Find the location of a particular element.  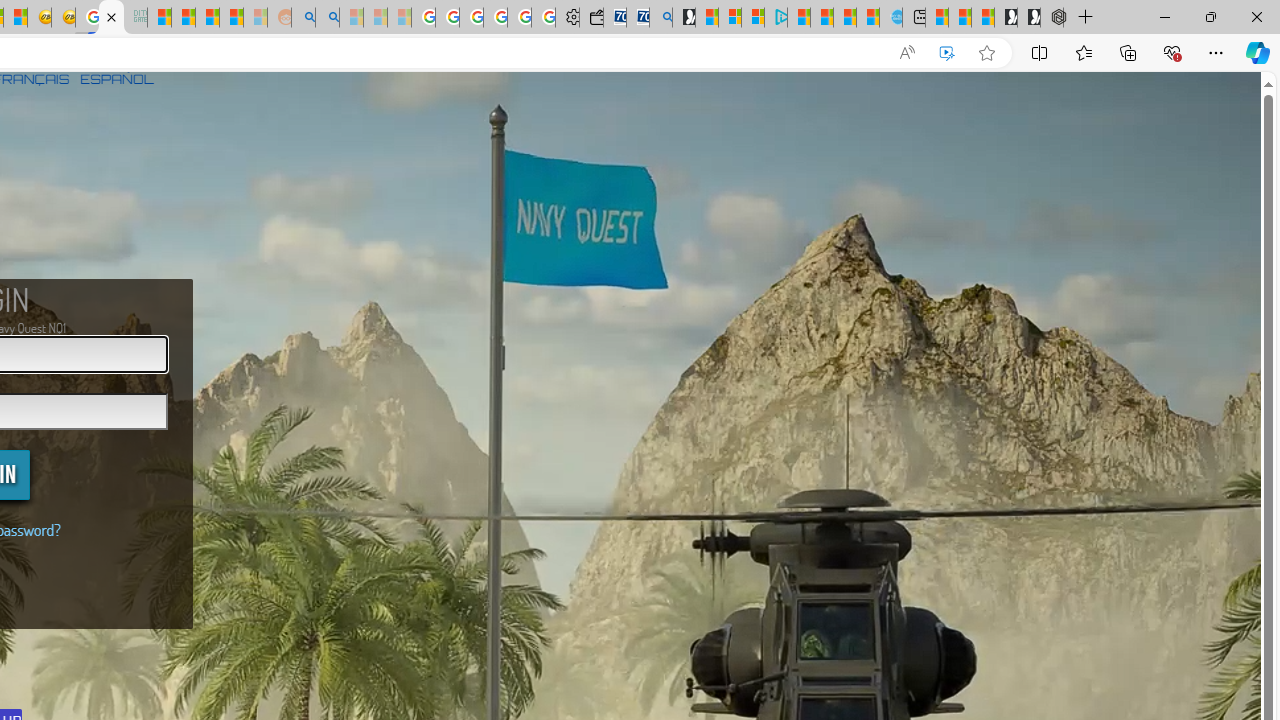

'Utah sues federal government - Search' is located at coordinates (327, 17).